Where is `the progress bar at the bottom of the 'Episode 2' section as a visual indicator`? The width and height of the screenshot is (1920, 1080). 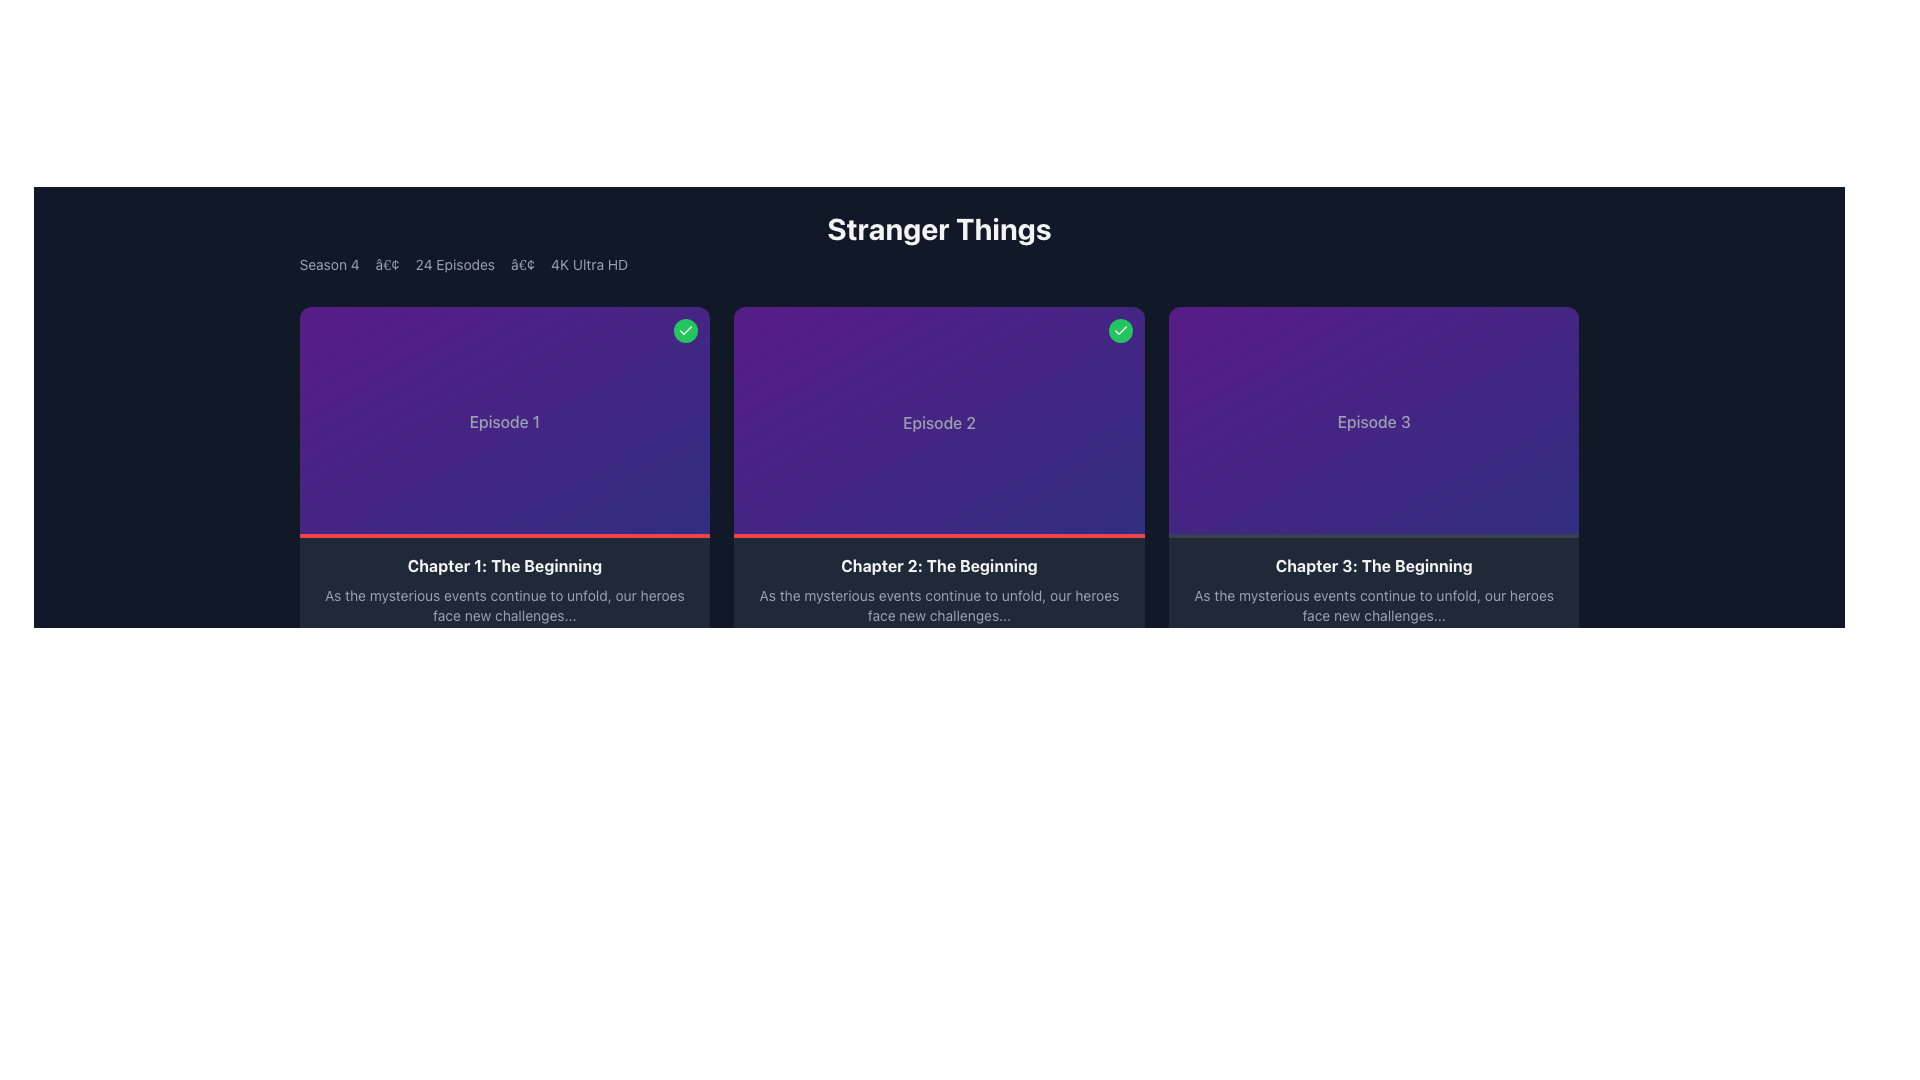
the progress bar at the bottom of the 'Episode 2' section as a visual indicator is located at coordinates (938, 535).